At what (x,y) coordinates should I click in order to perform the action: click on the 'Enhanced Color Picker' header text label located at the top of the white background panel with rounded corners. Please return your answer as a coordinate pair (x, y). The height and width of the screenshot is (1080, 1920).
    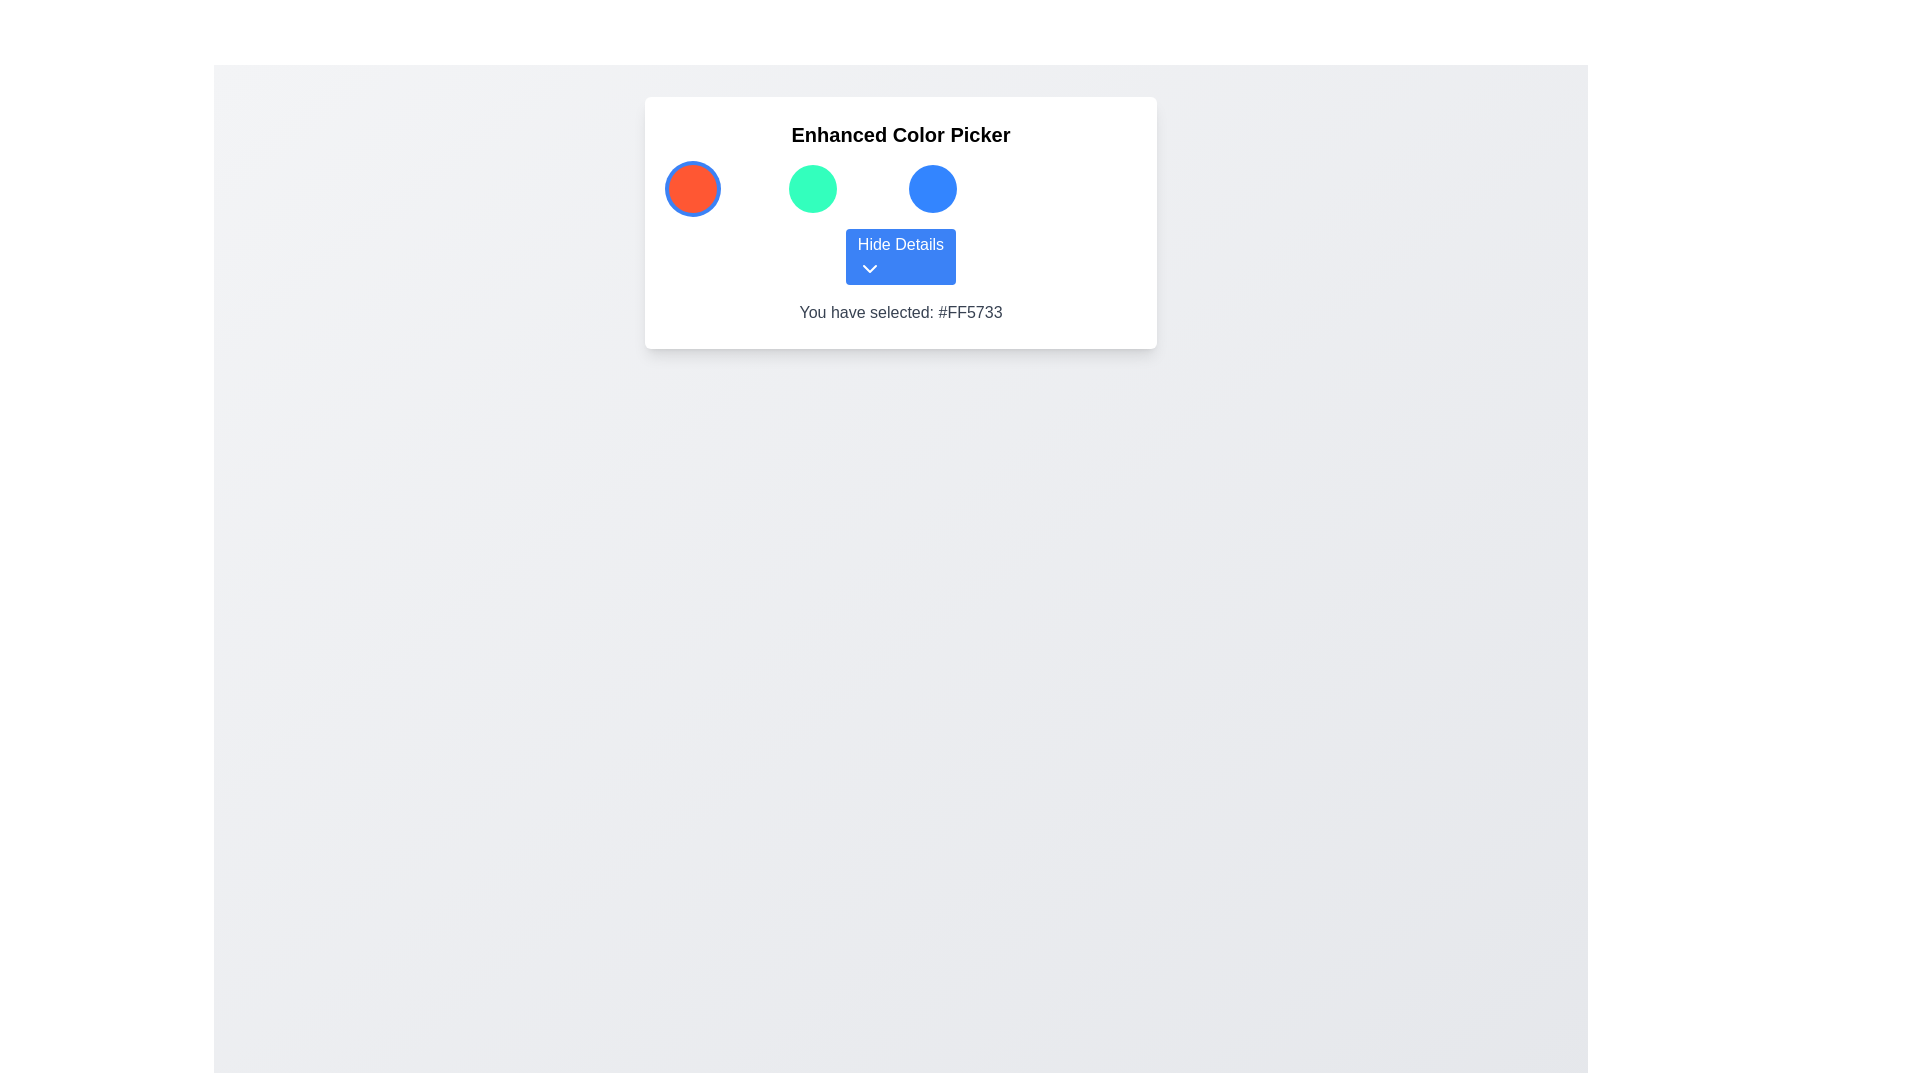
    Looking at the image, I should click on (900, 135).